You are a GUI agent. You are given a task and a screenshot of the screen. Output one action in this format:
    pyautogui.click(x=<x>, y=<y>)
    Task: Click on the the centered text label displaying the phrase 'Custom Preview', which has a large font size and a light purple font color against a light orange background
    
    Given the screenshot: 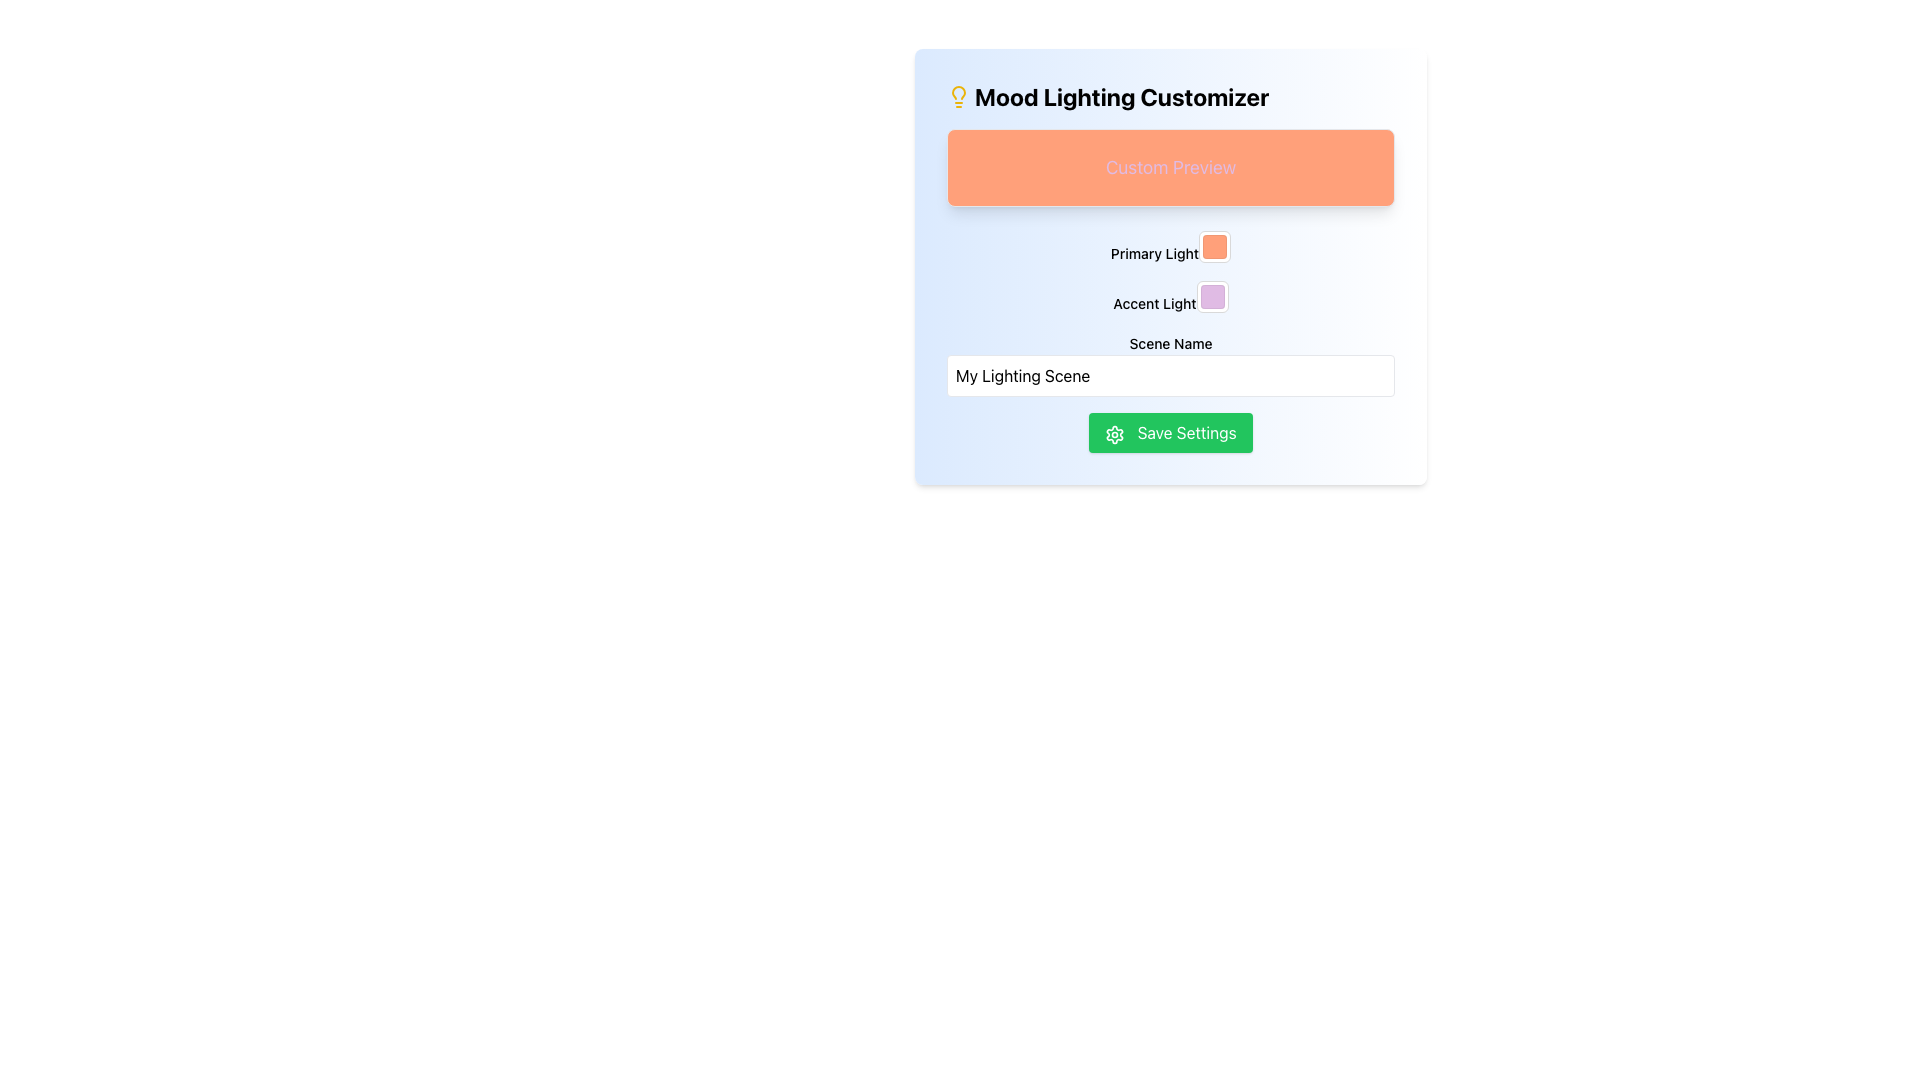 What is the action you would take?
    pyautogui.click(x=1171, y=167)
    